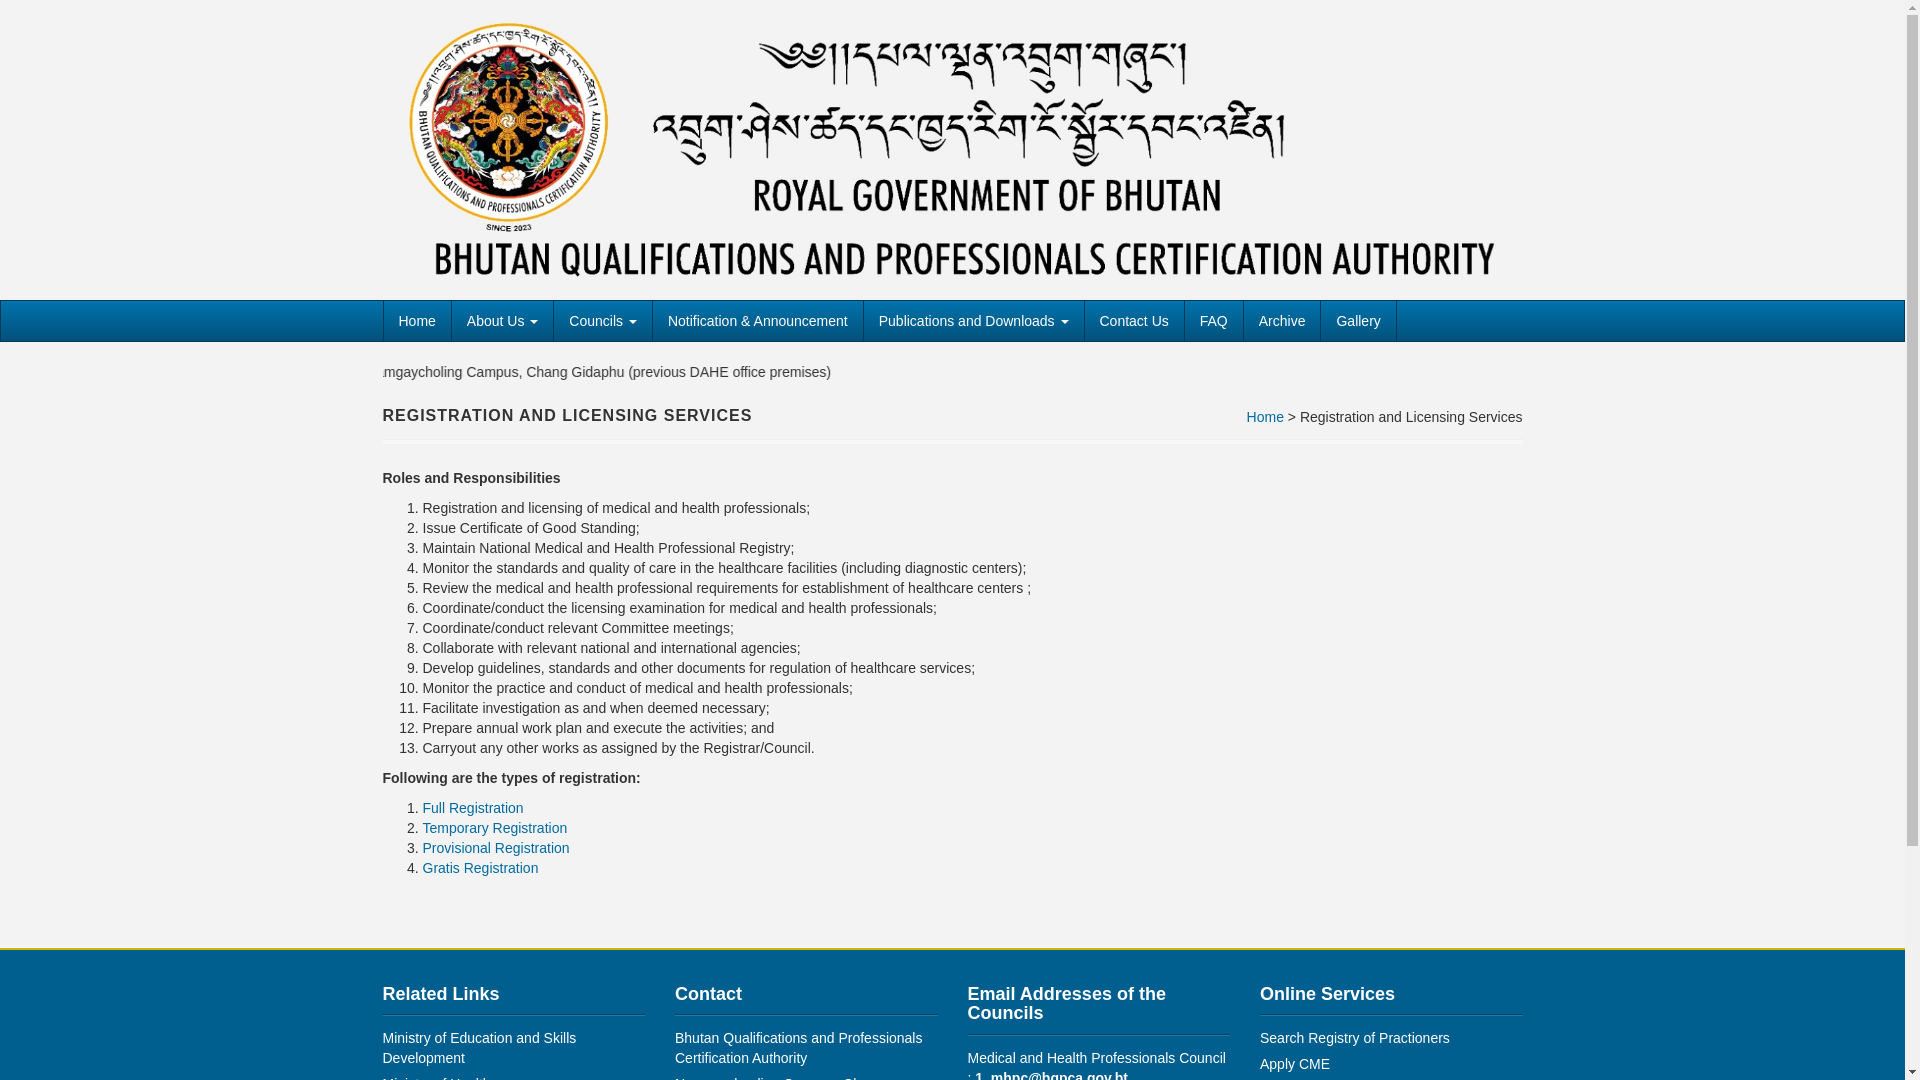 Image resolution: width=1920 pixels, height=1080 pixels. Describe the element at coordinates (480, 866) in the screenshot. I see `'Gratis Registration'` at that location.